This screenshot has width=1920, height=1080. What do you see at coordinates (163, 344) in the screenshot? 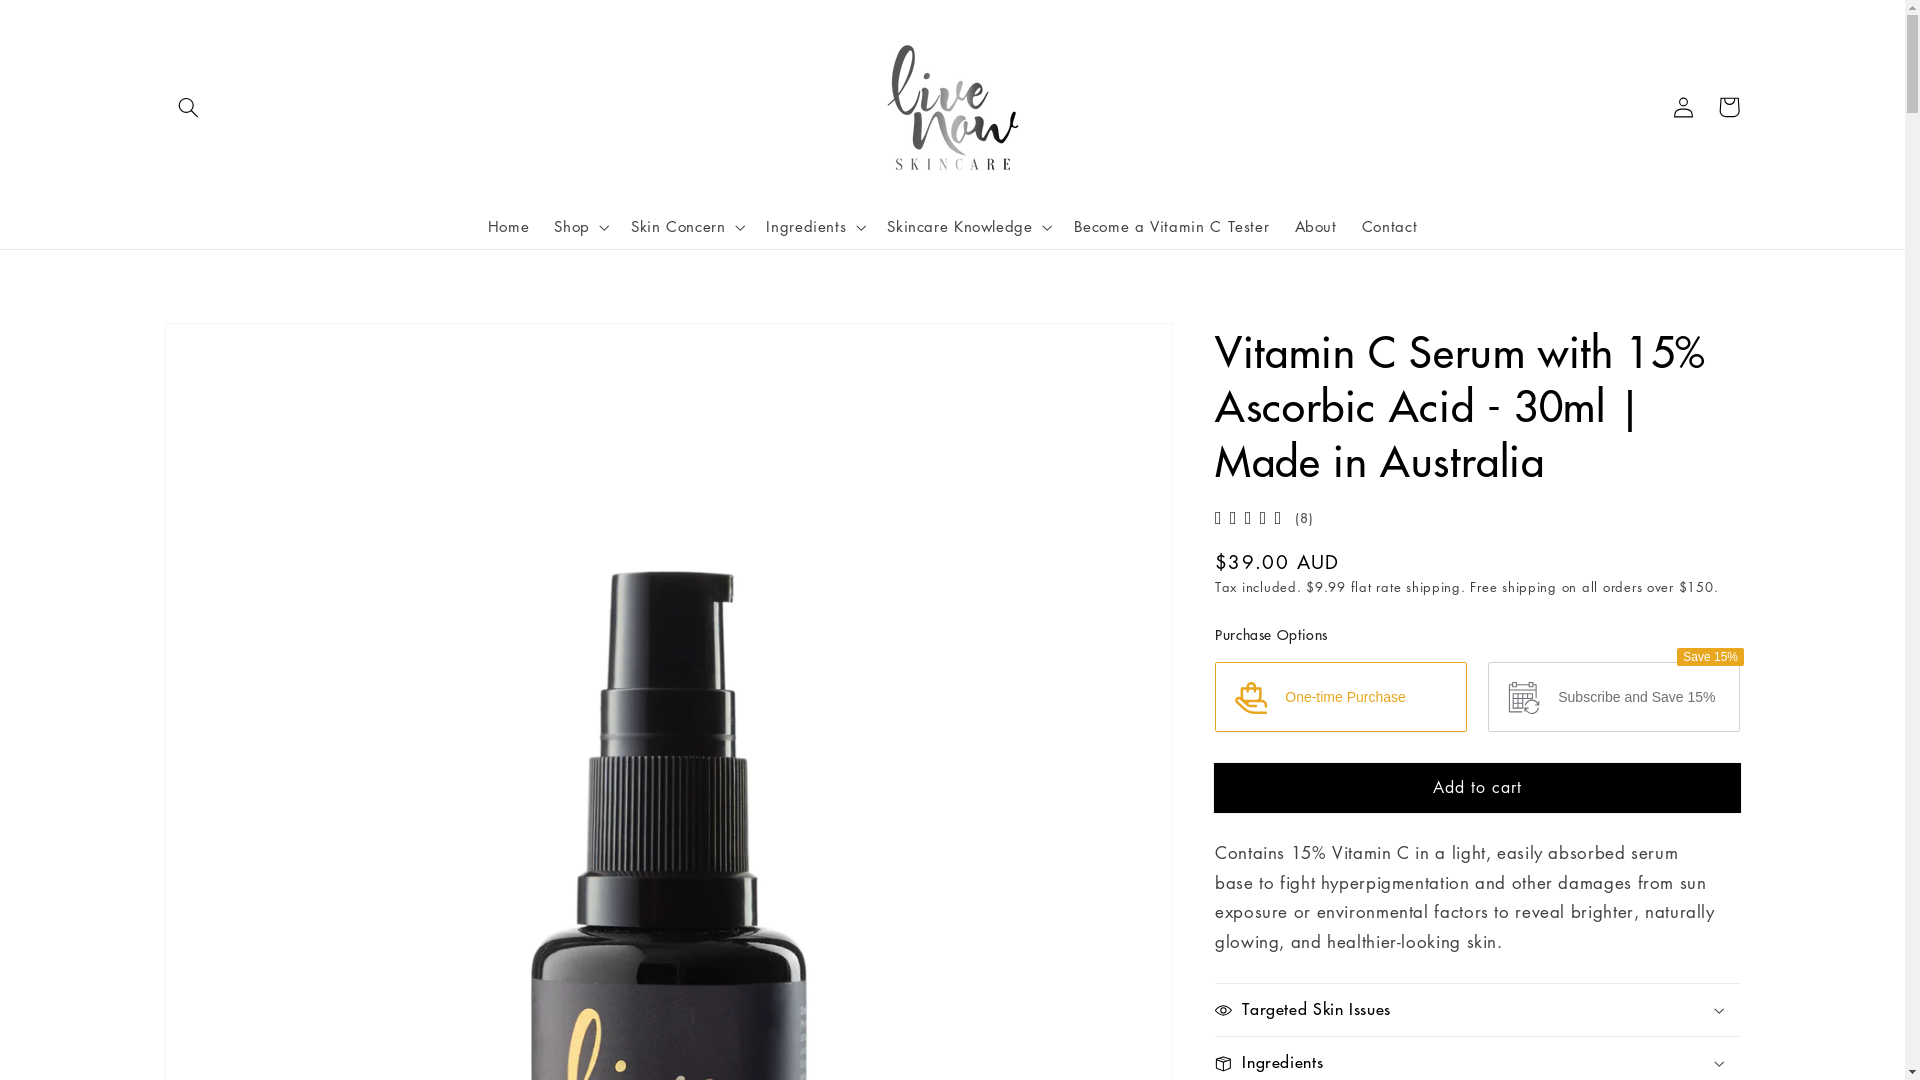
I see `'Skip to product information'` at bounding box center [163, 344].